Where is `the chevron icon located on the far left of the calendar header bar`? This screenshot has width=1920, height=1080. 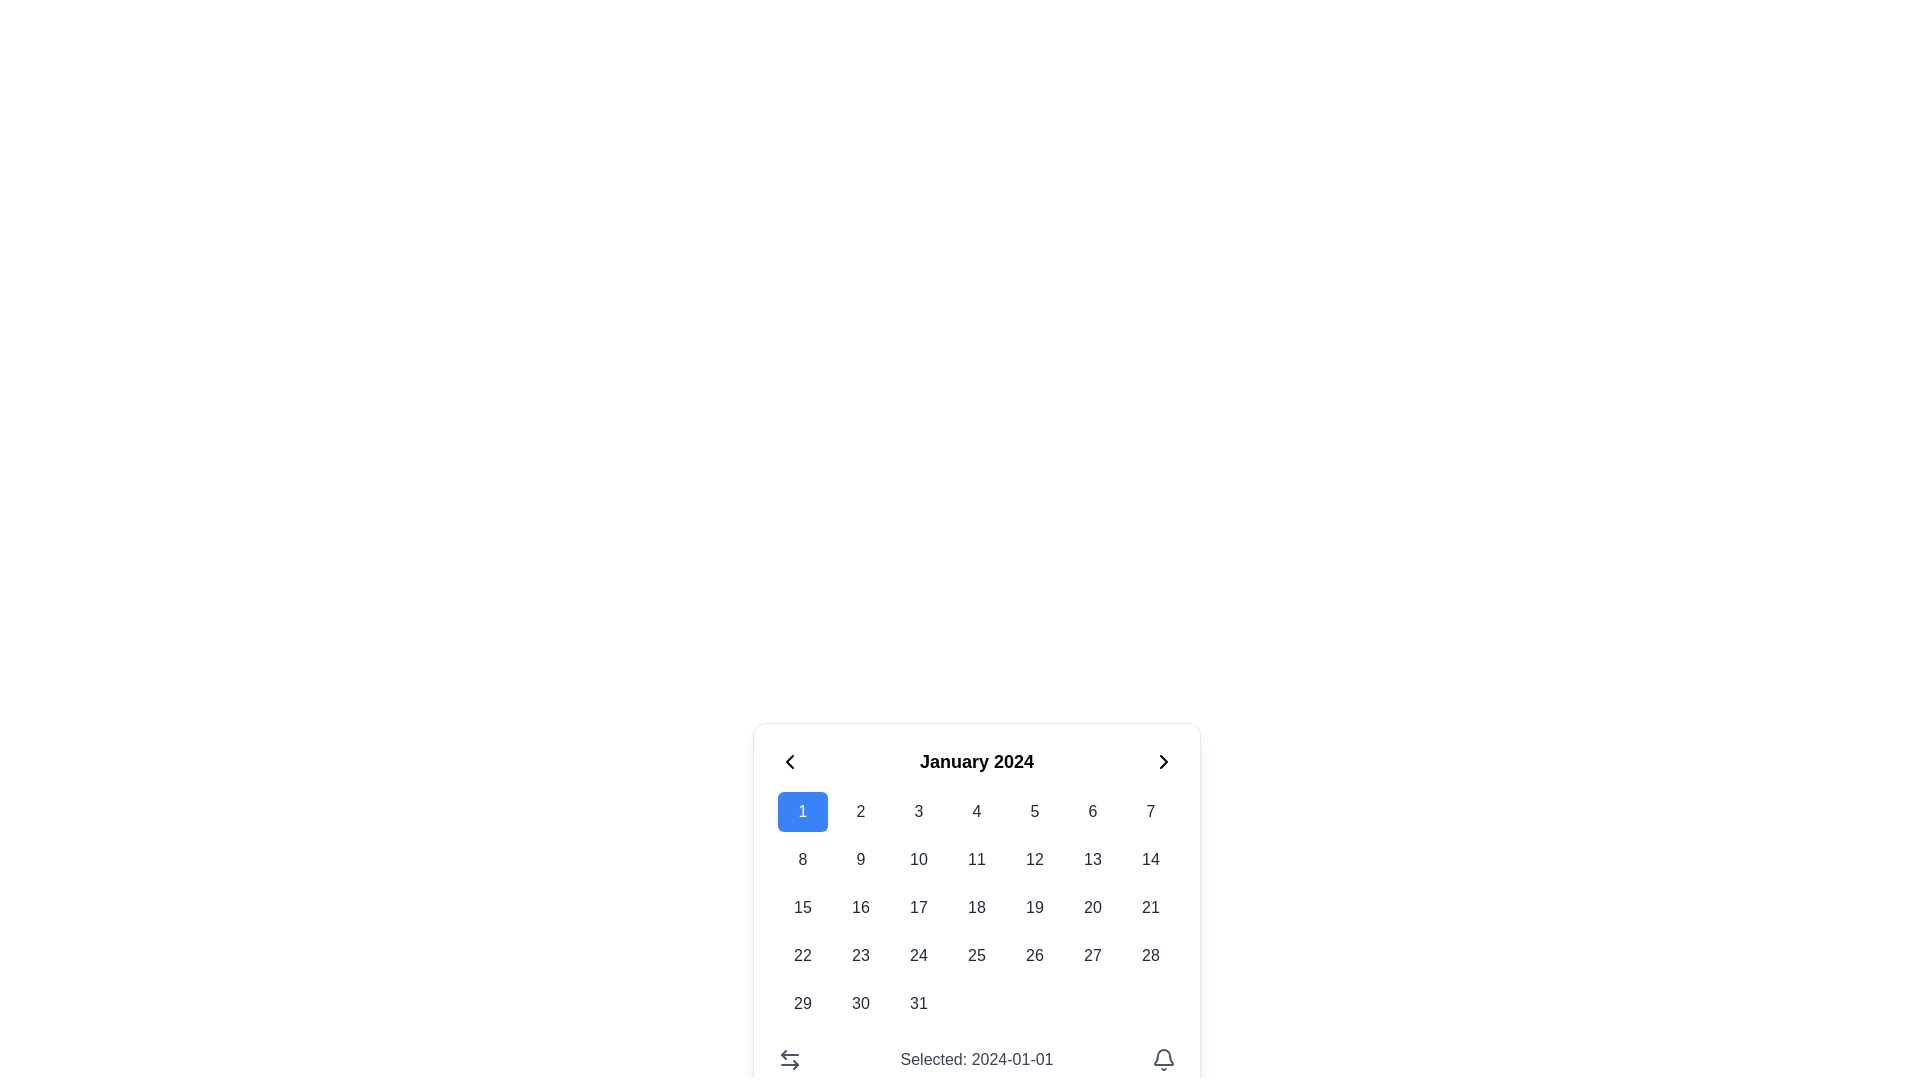 the chevron icon located on the far left of the calendar header bar is located at coordinates (789, 762).